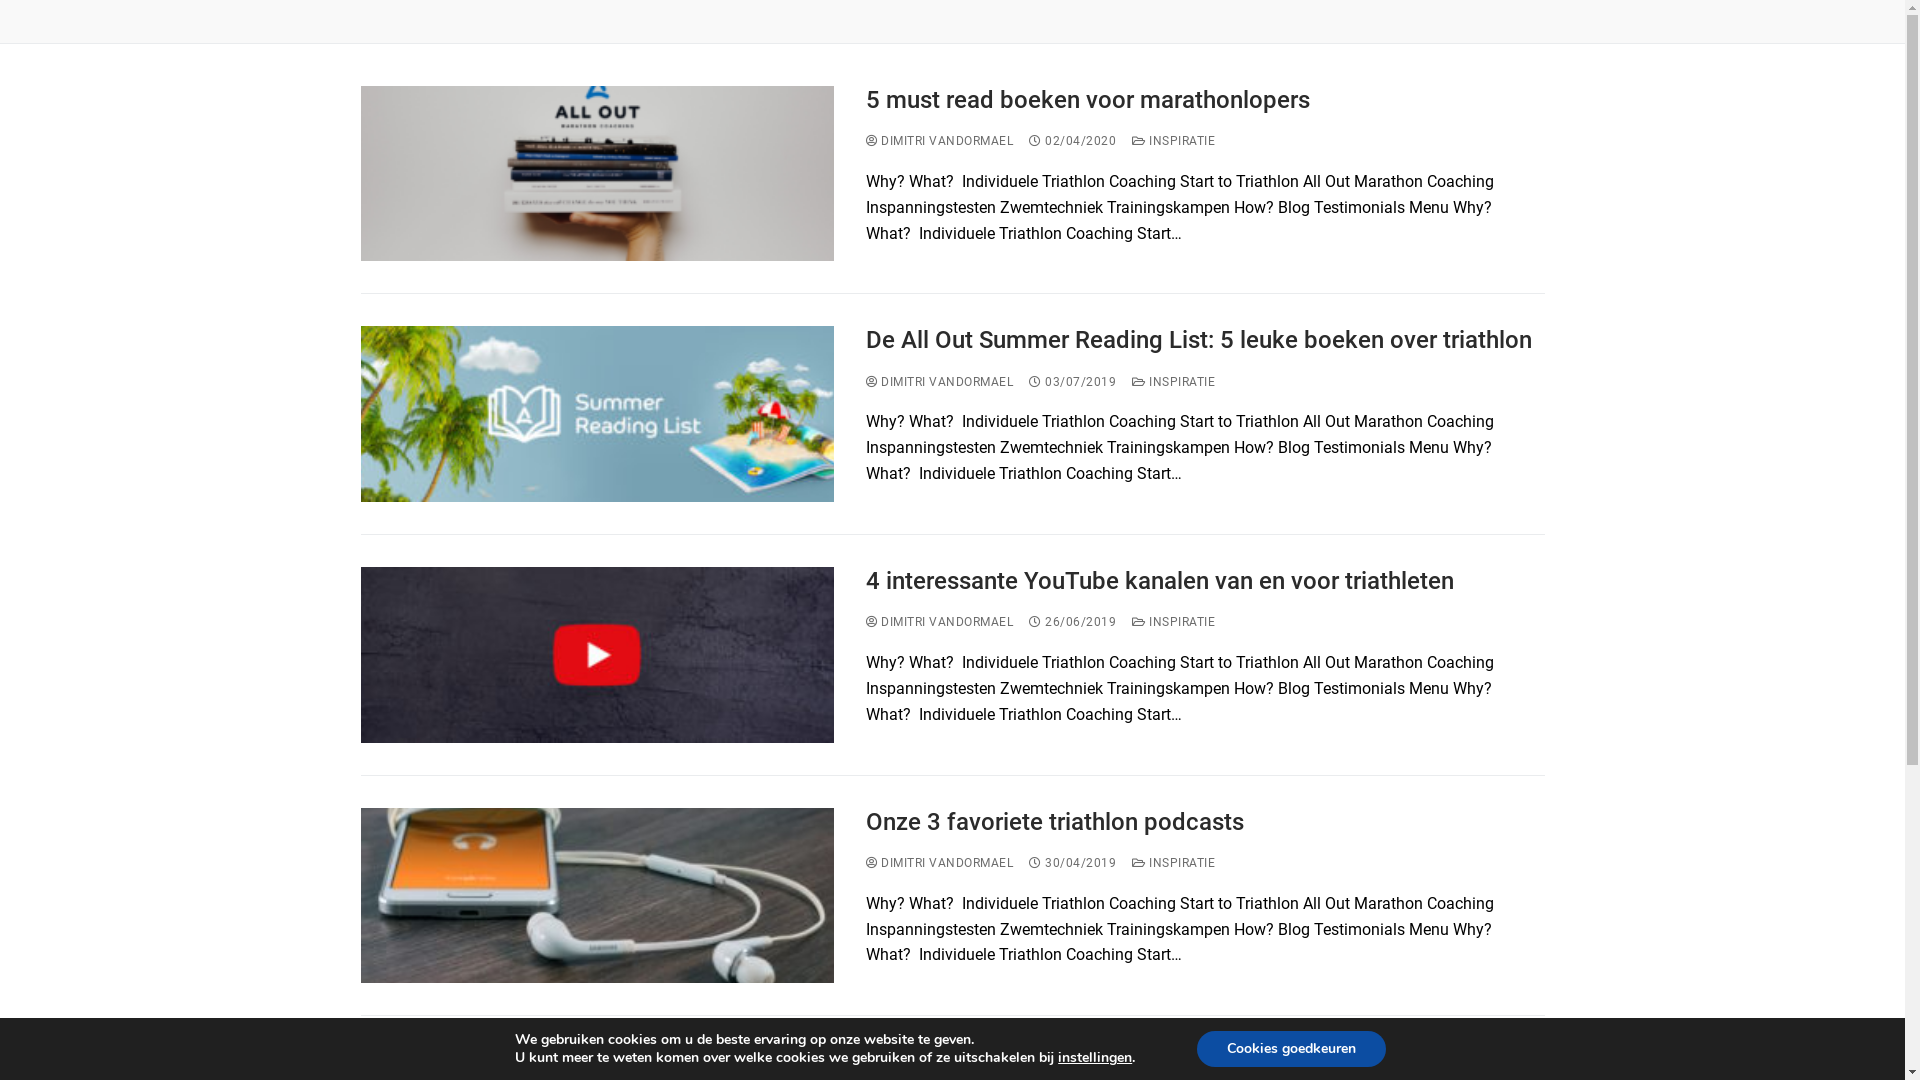 Image resolution: width=1920 pixels, height=1080 pixels. Describe the element at coordinates (1071, 381) in the screenshot. I see `'03/07/2019'` at that location.